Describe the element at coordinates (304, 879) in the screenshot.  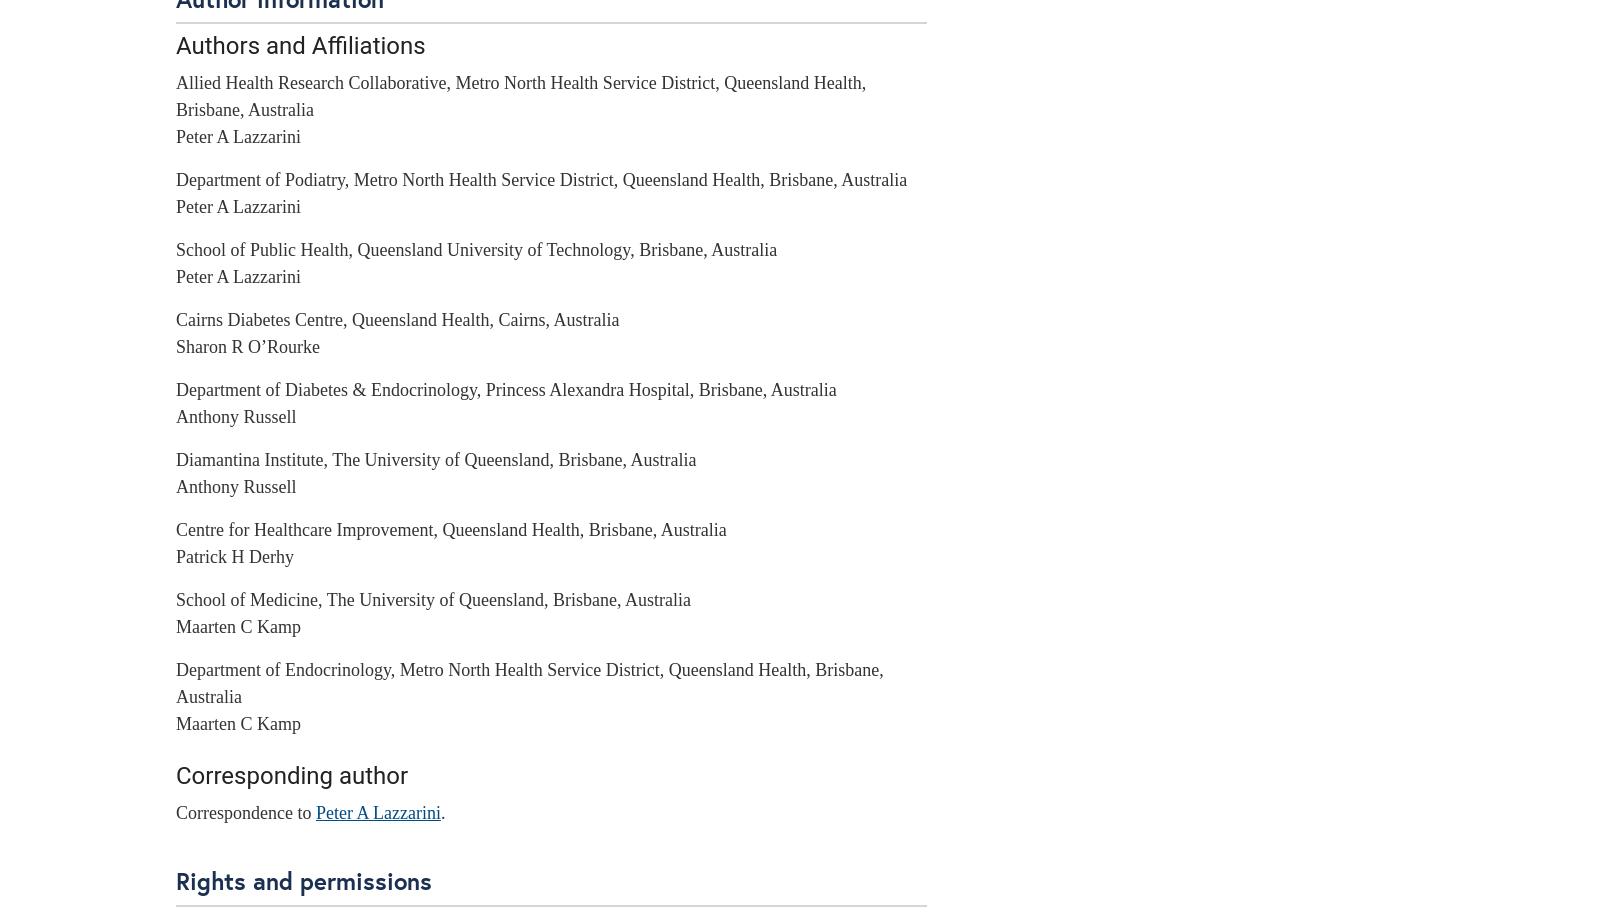
I see `'Rights and permissions'` at that location.